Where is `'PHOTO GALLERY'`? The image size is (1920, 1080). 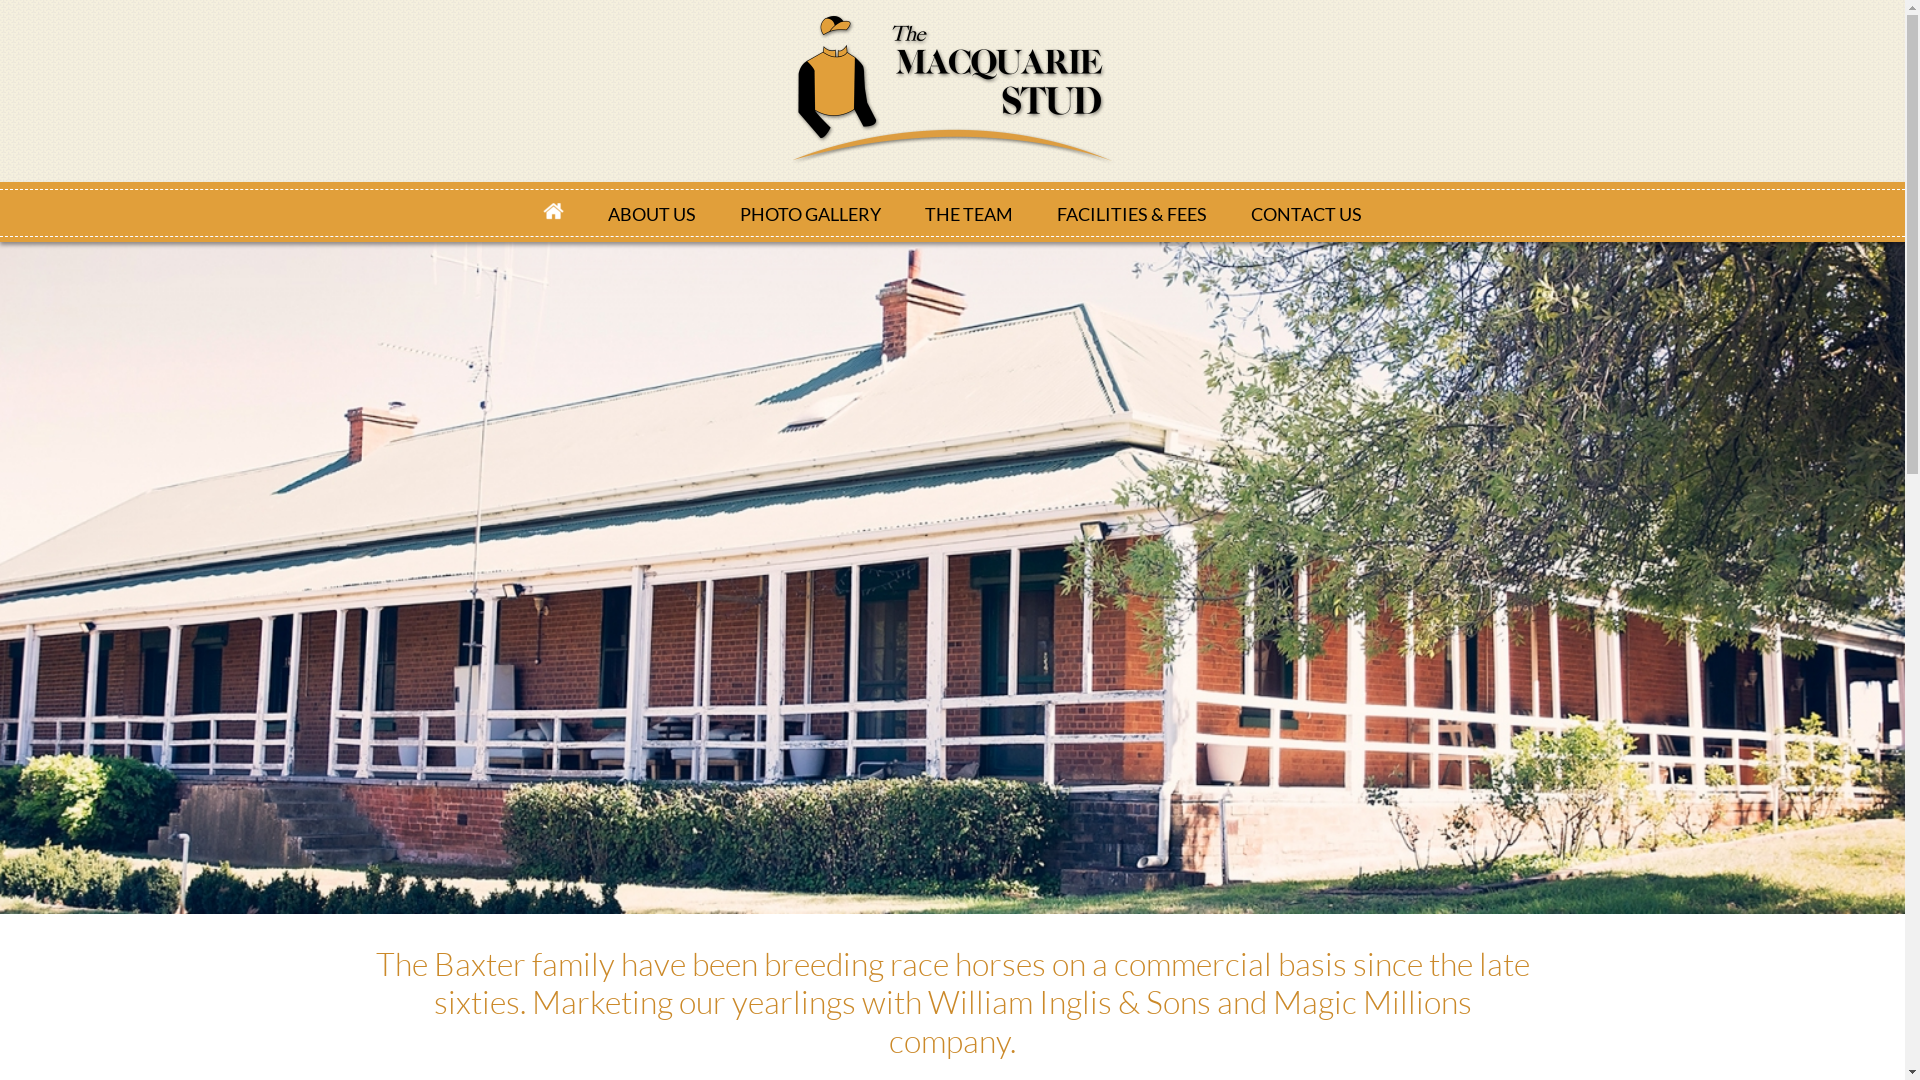 'PHOTO GALLERY' is located at coordinates (810, 212).